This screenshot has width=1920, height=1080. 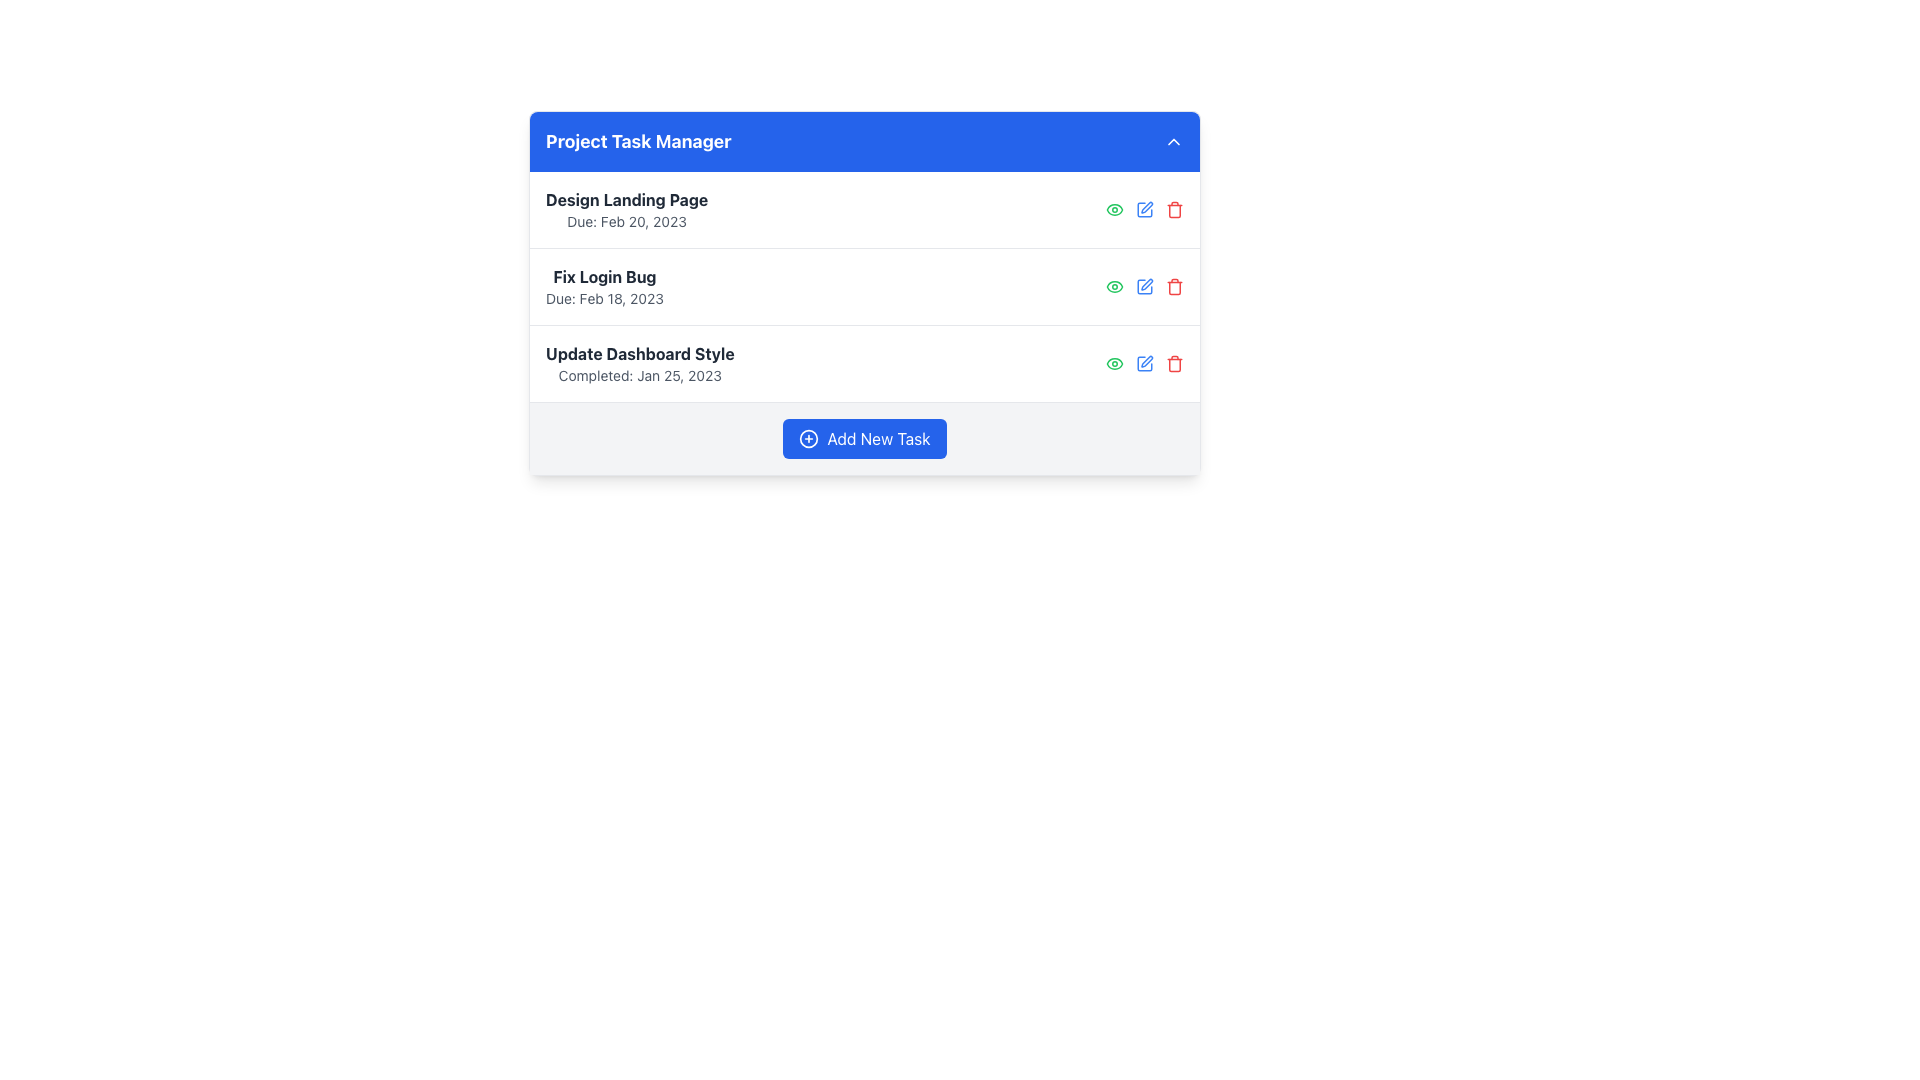 I want to click on the green eye-shaped icon button located at the leftmost position among the action buttons in the task management section, so click(x=1113, y=363).